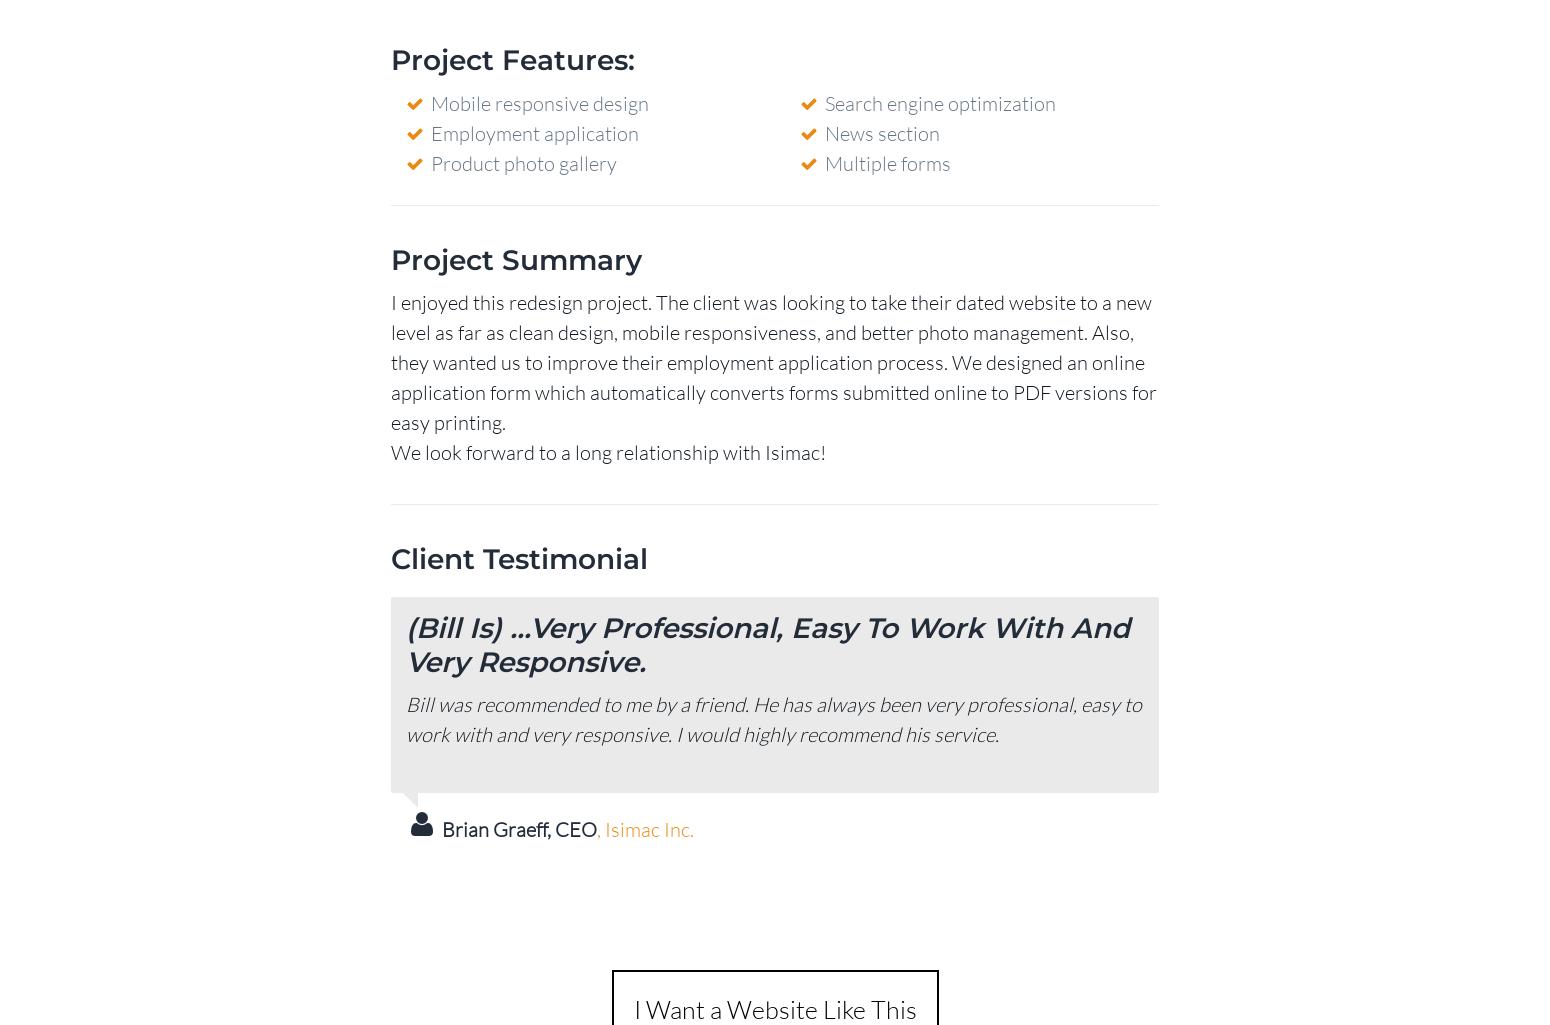  I want to click on 'We look forward to a long relationship with Isimac!', so click(608, 450).